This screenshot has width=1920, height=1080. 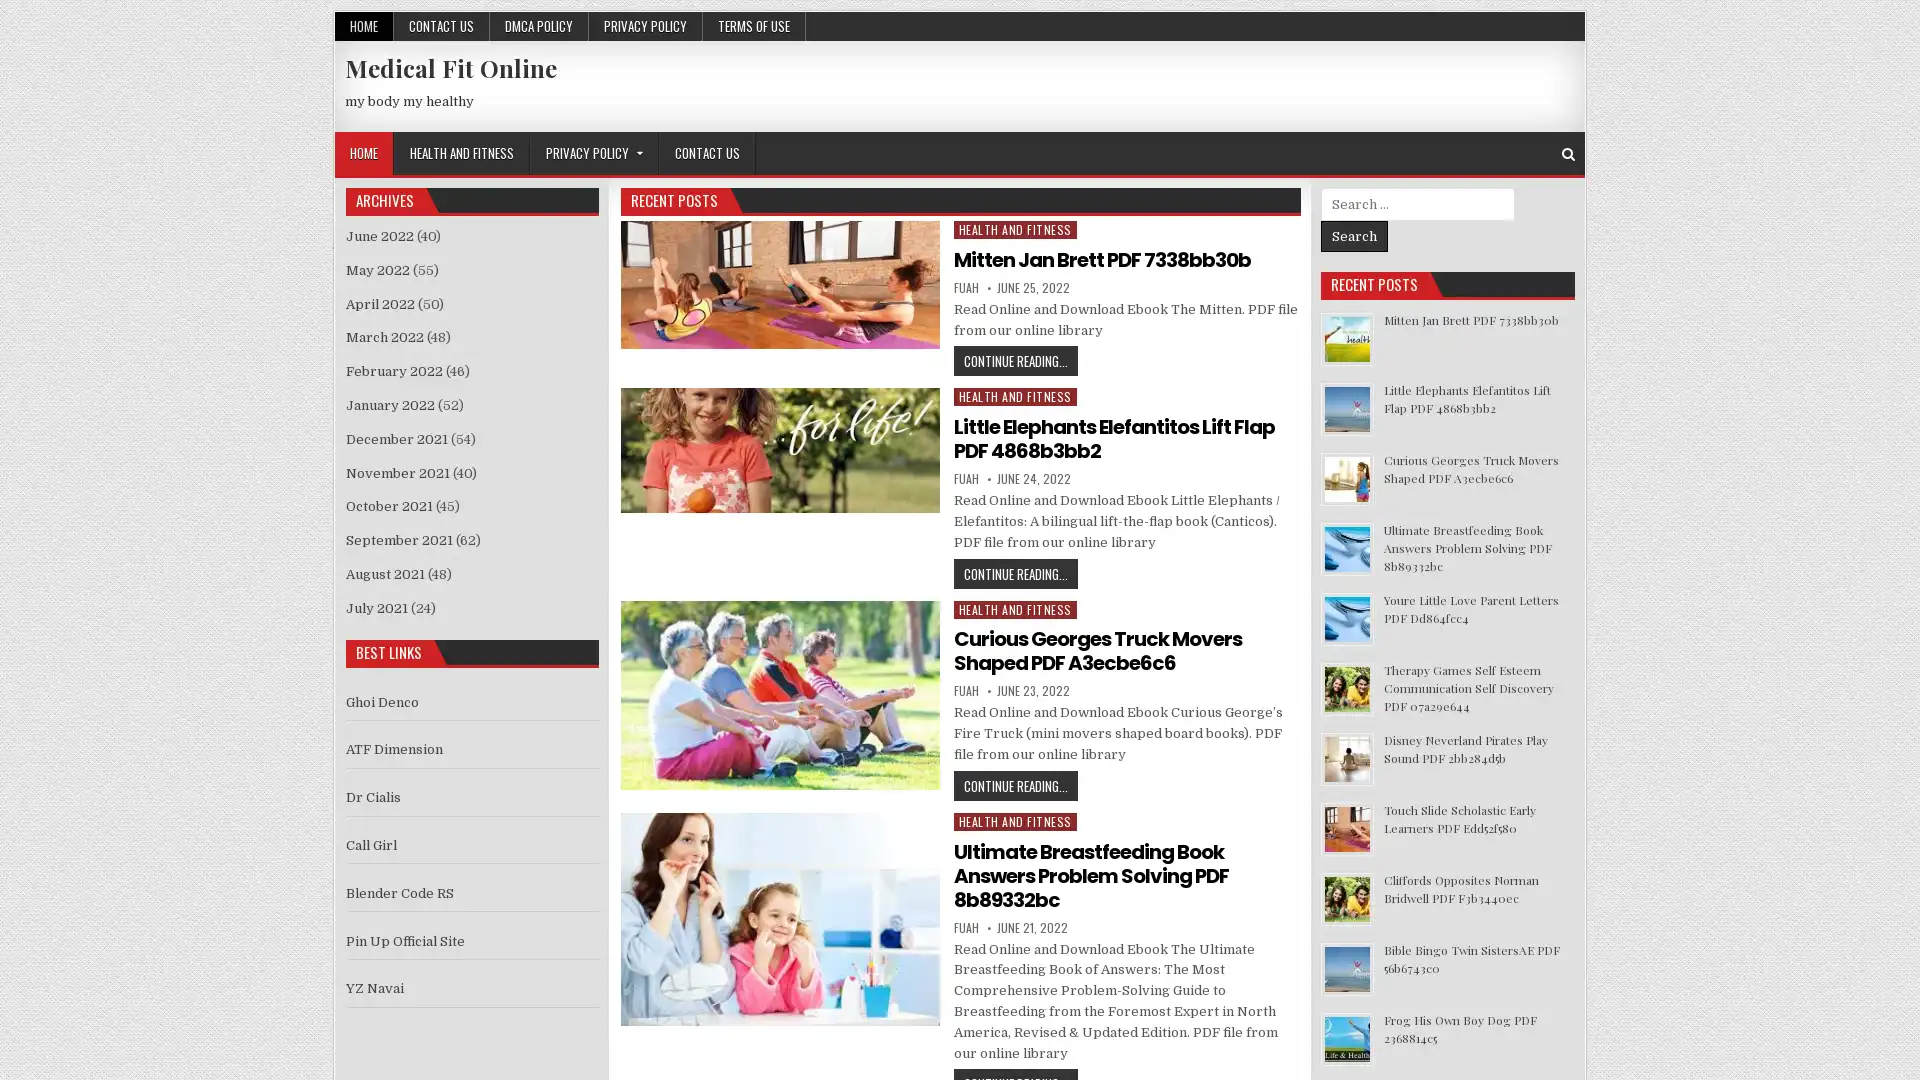 What do you see at coordinates (1354, 235) in the screenshot?
I see `Search` at bounding box center [1354, 235].